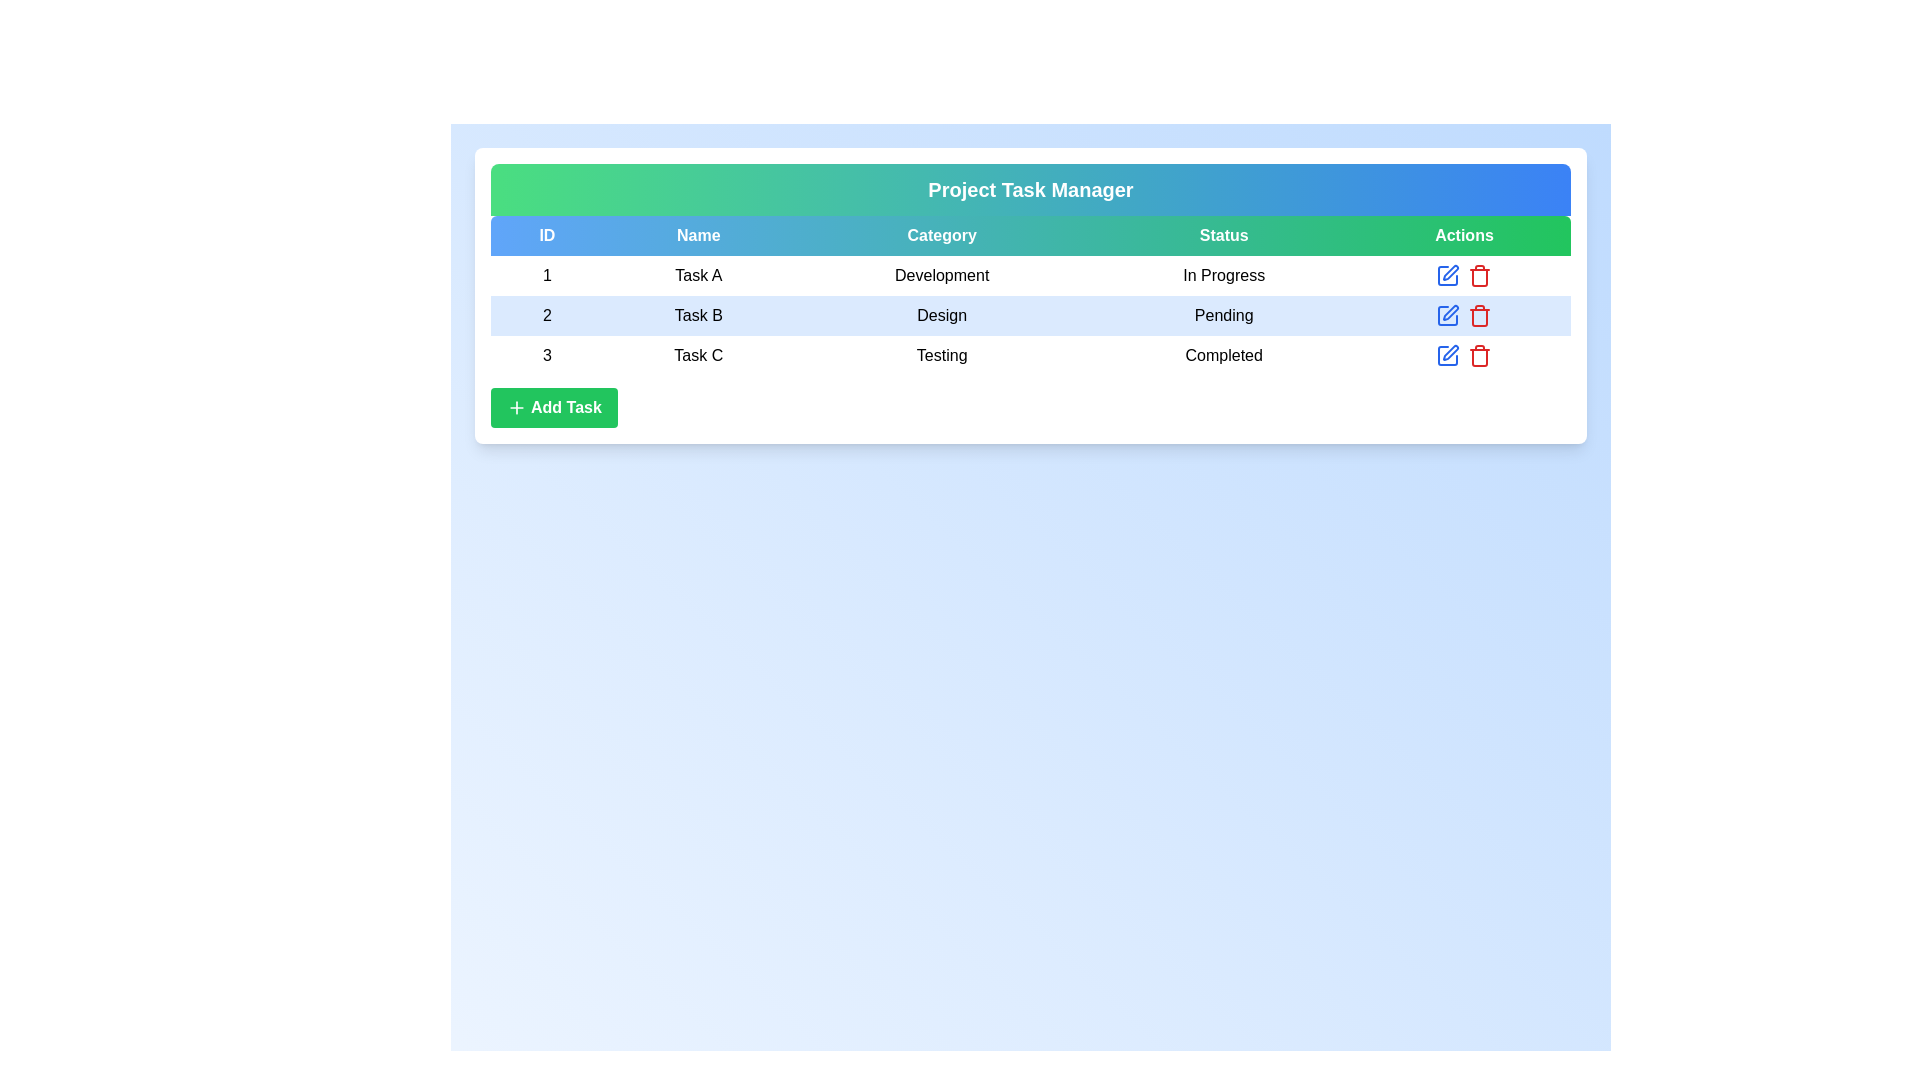 This screenshot has height=1080, width=1920. What do you see at coordinates (697, 234) in the screenshot?
I see `the header labeled 'Name' to sort the table by that column` at bounding box center [697, 234].